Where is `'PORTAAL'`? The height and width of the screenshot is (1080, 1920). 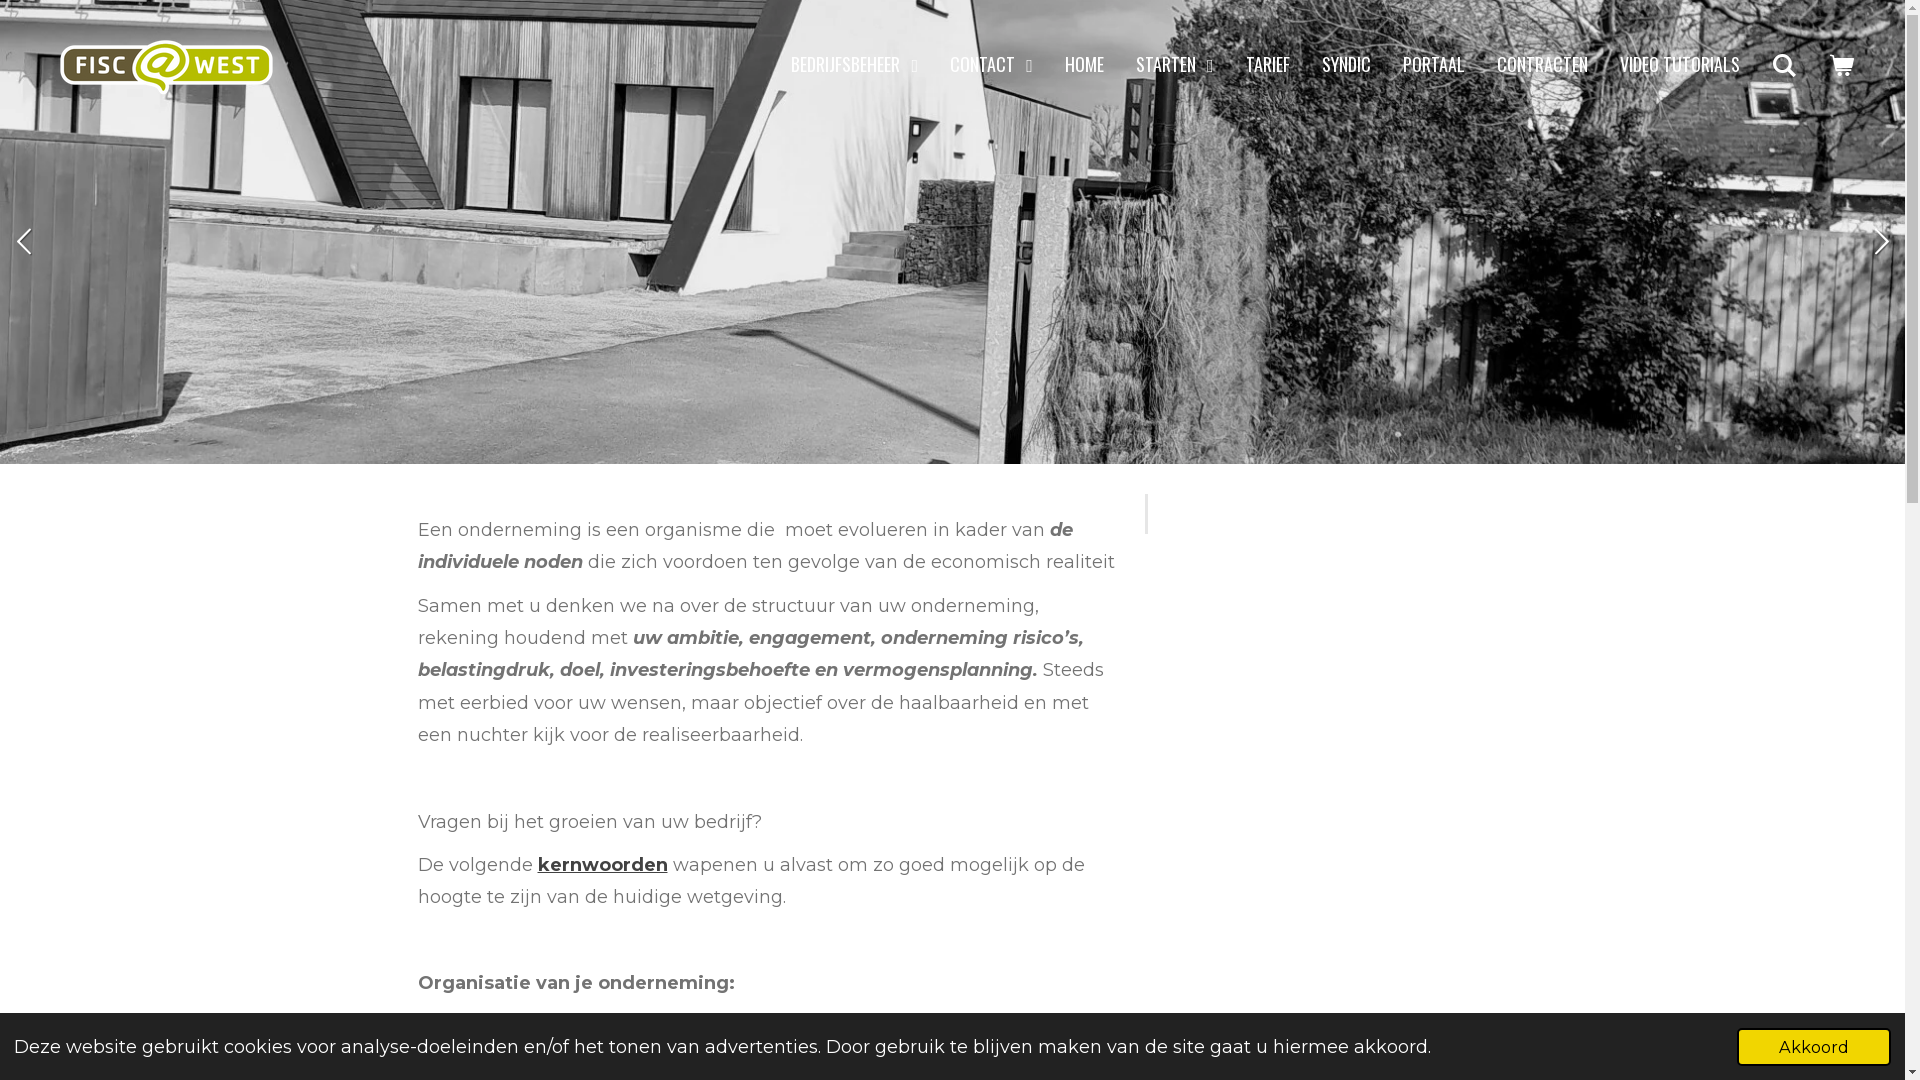 'PORTAAL' is located at coordinates (1391, 63).